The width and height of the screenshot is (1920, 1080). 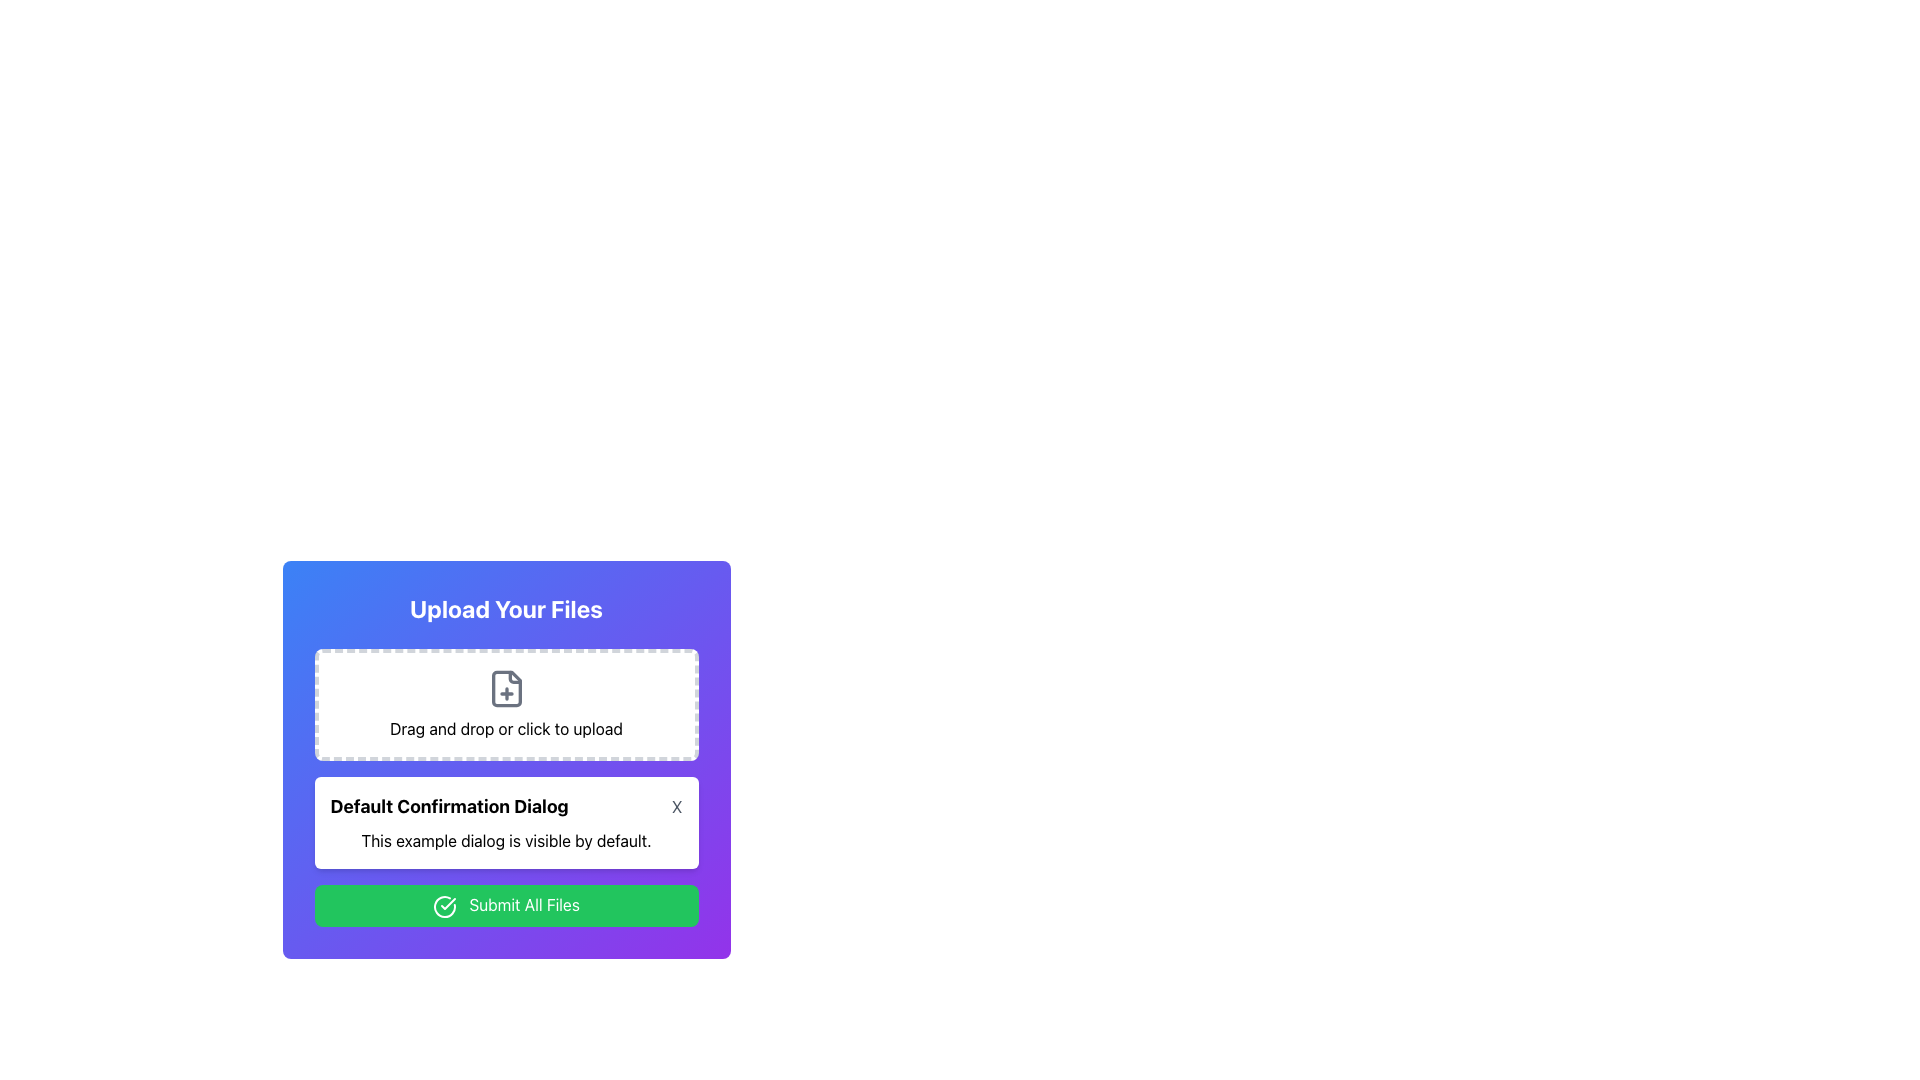 I want to click on the Interactive file upload area located in the upper section of the dialog interface, so click(x=506, y=704).